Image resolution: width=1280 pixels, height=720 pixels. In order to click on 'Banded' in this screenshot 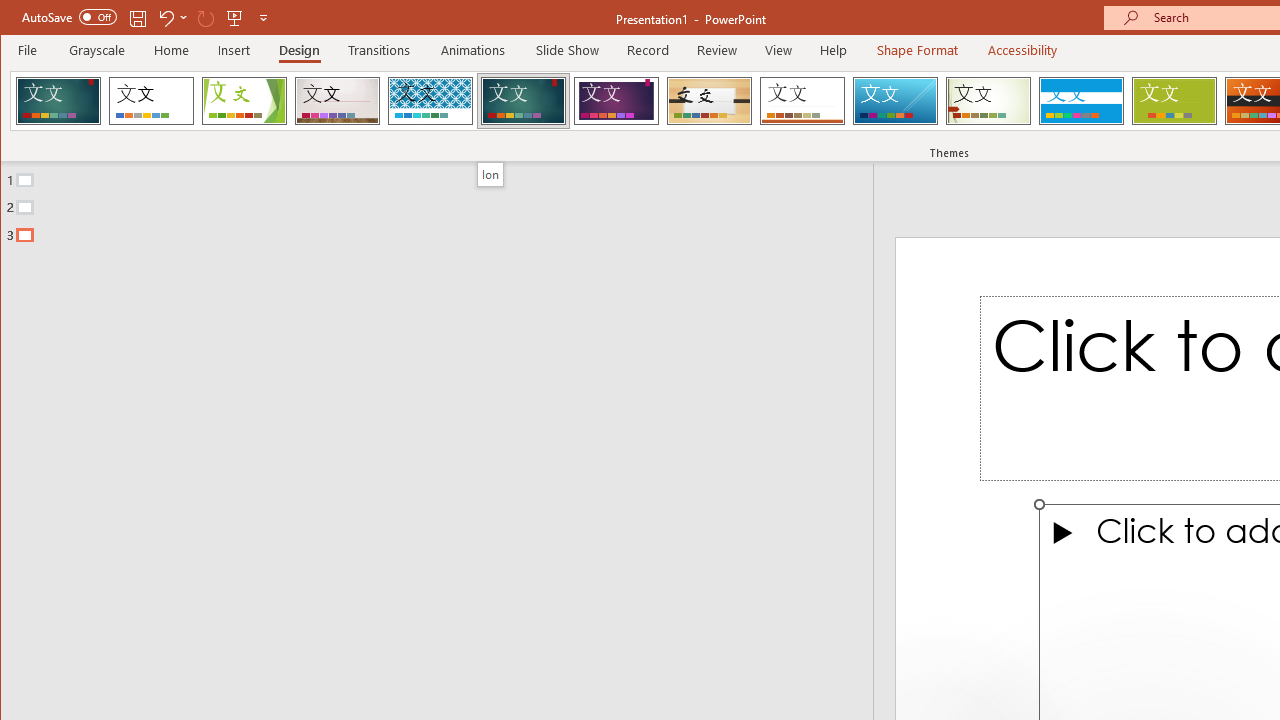, I will do `click(1080, 100)`.